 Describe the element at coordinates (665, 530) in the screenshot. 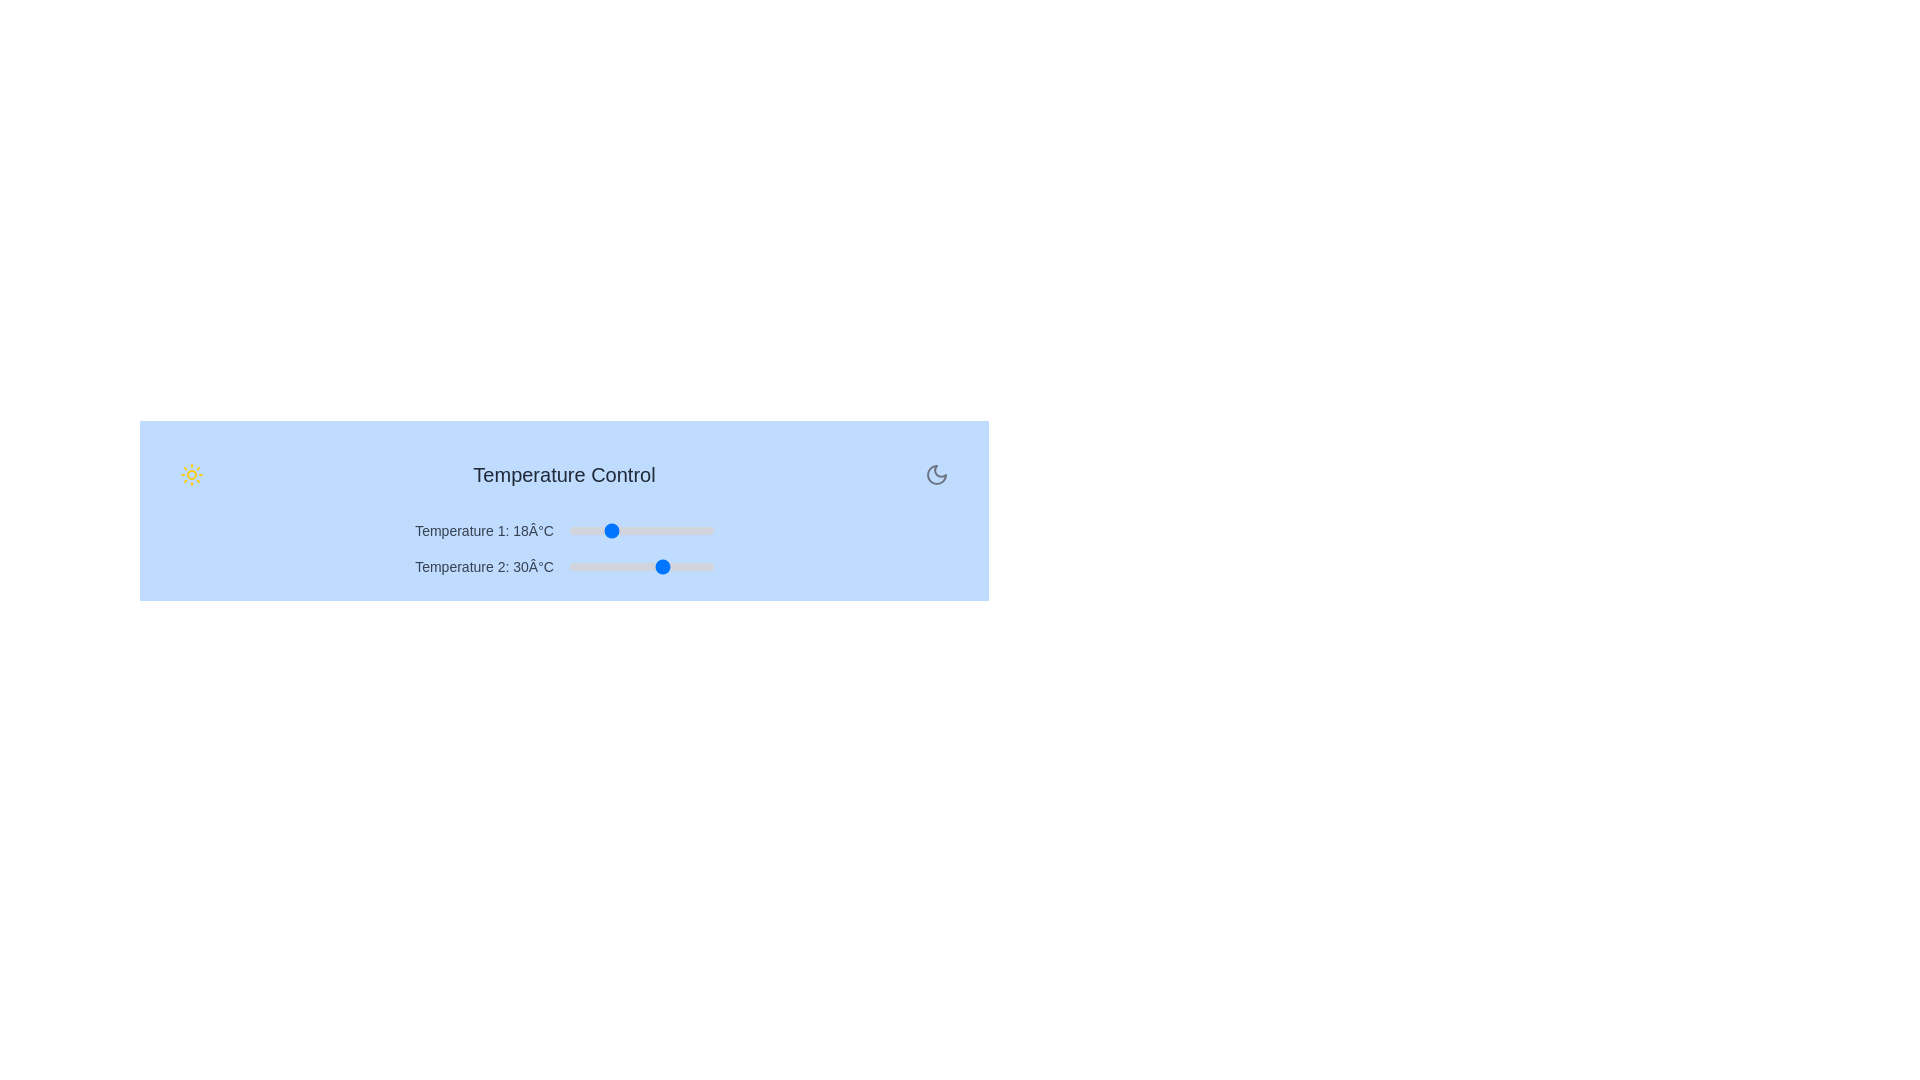

I see `the temperature` at that location.